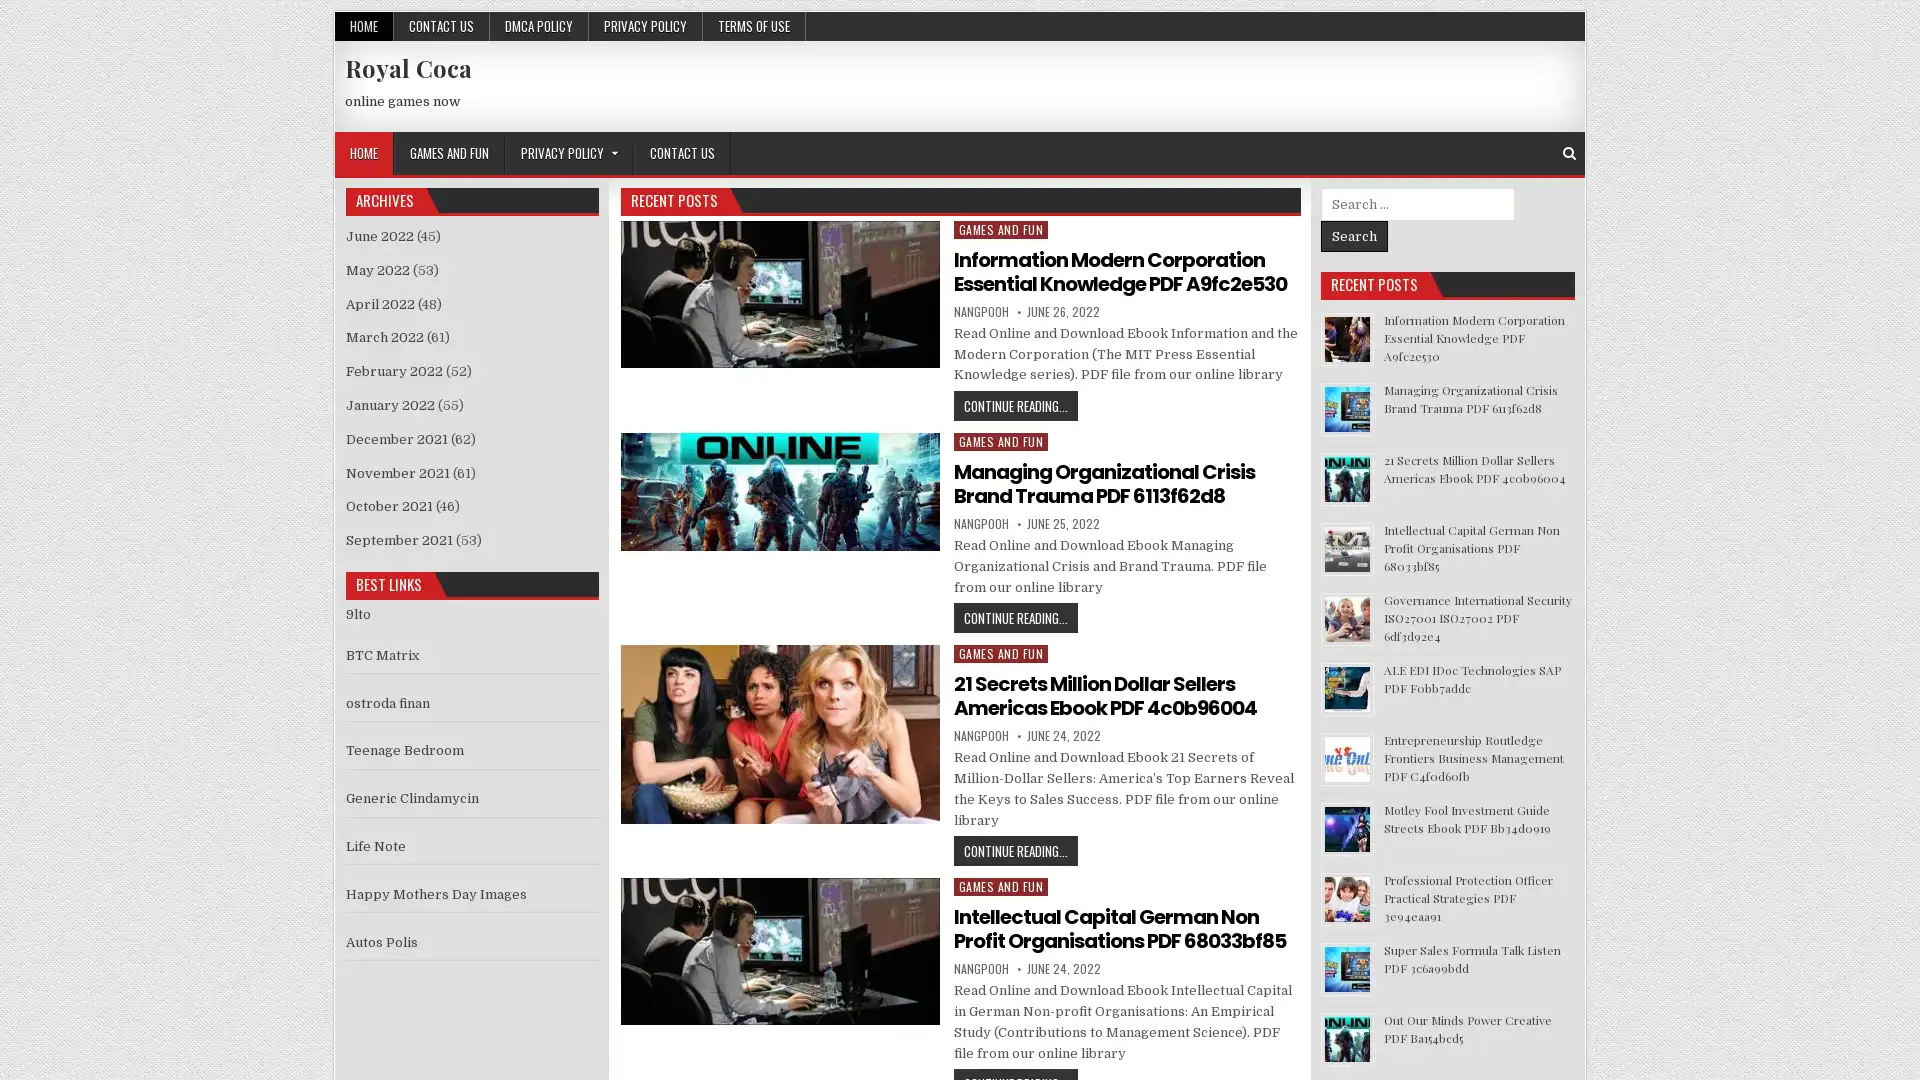 This screenshot has height=1080, width=1920. I want to click on Search, so click(1354, 235).